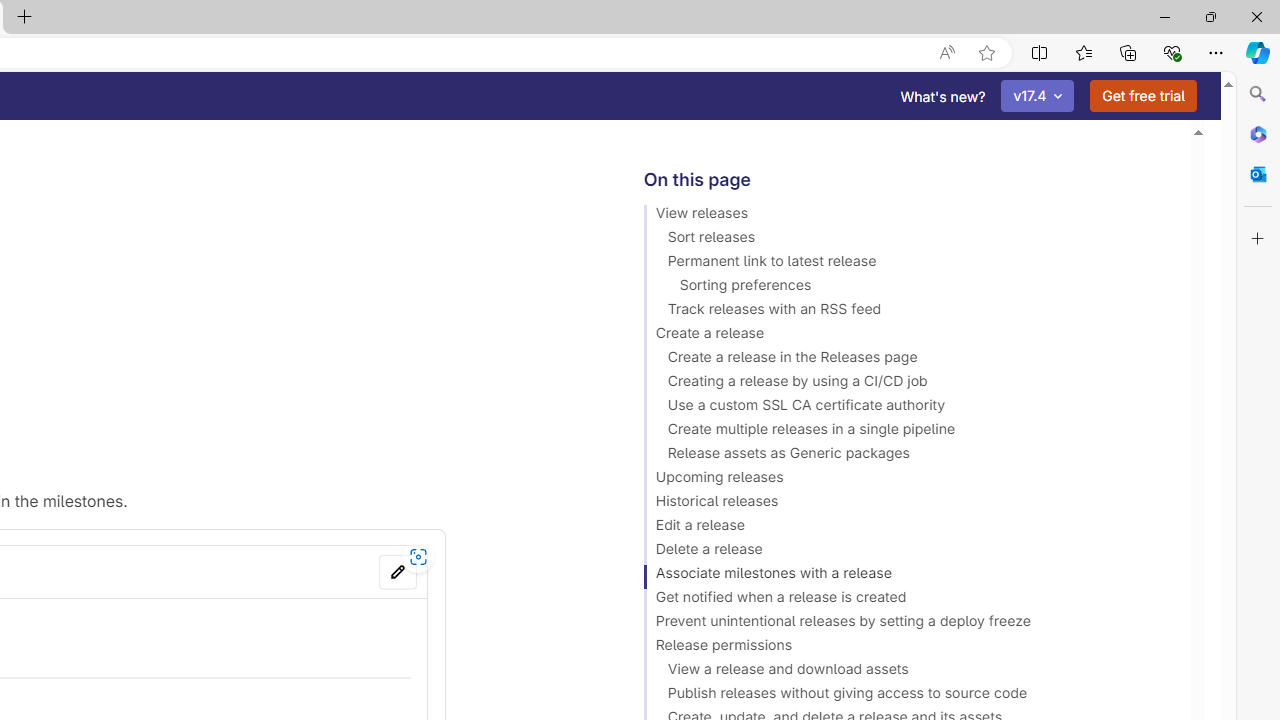  What do you see at coordinates (1143, 96) in the screenshot?
I see `'Get free trial'` at bounding box center [1143, 96].